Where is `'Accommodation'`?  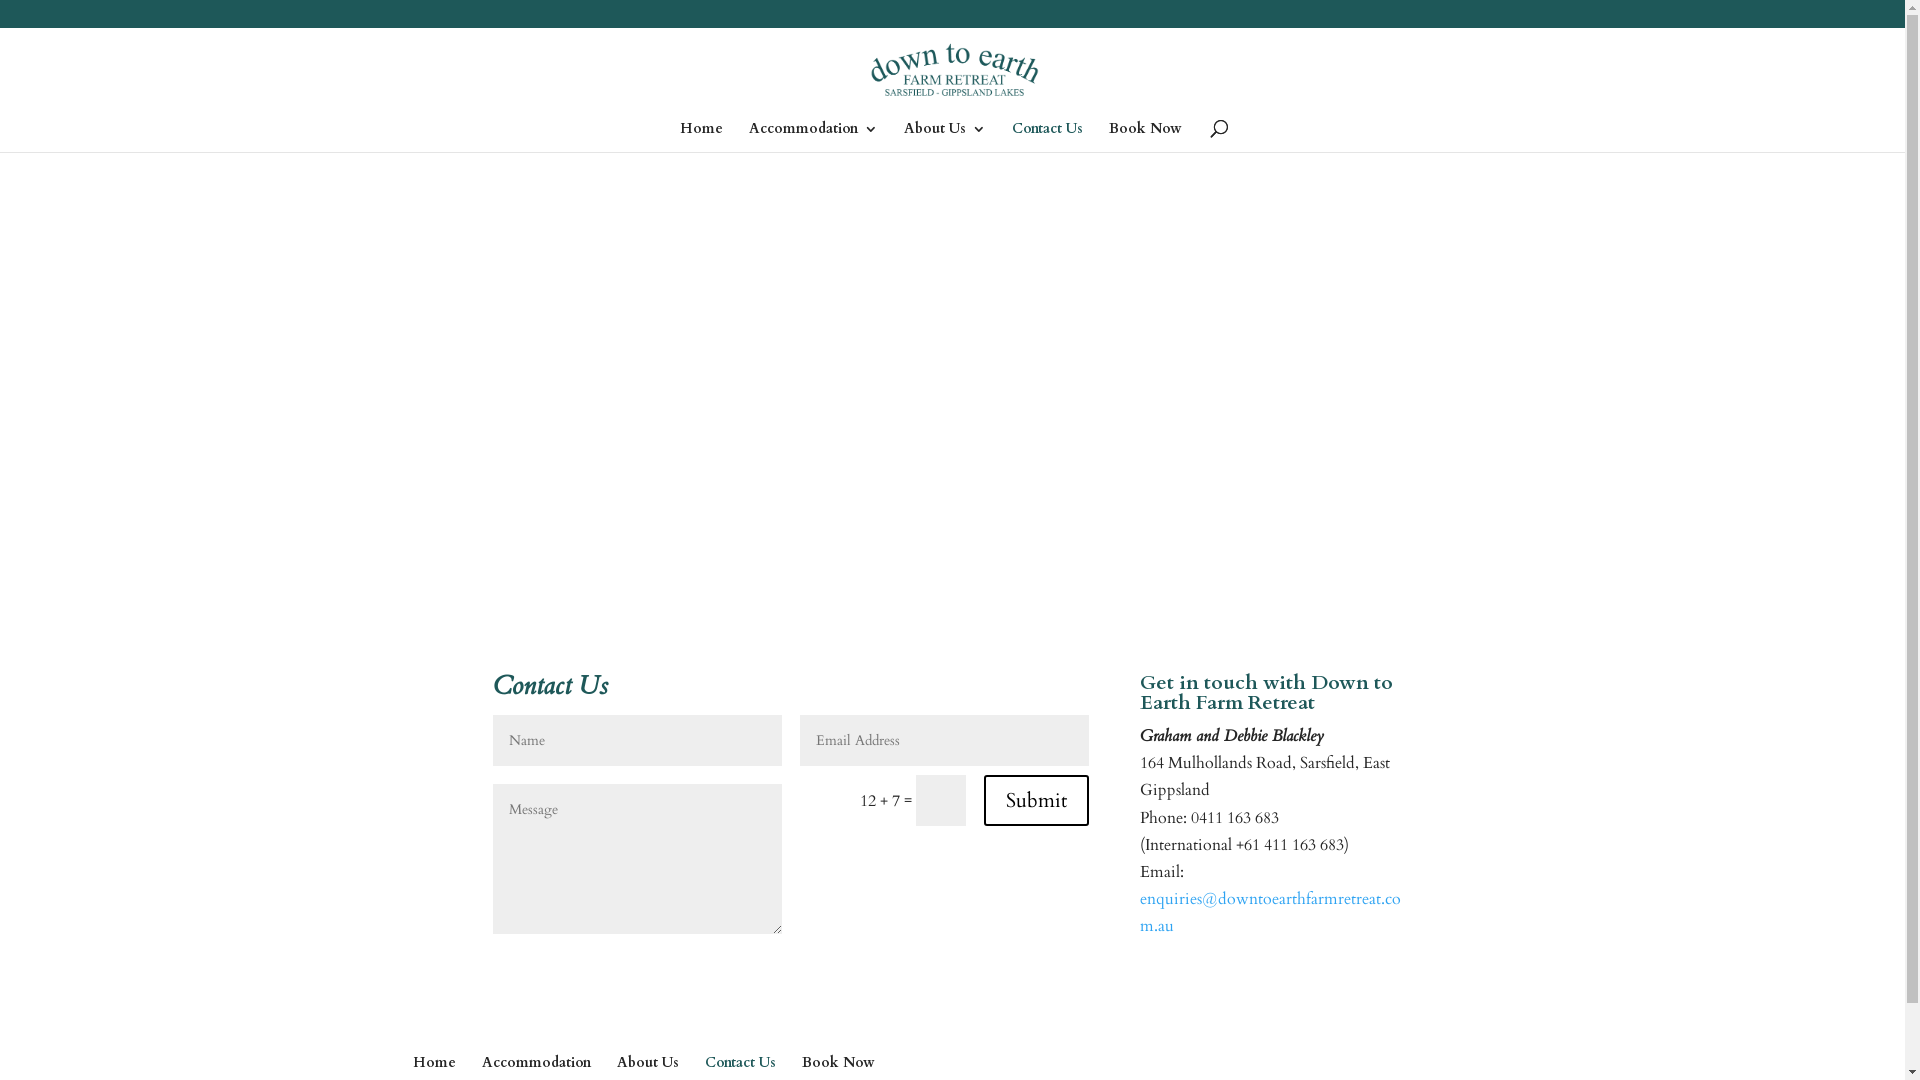 'Accommodation' is located at coordinates (747, 136).